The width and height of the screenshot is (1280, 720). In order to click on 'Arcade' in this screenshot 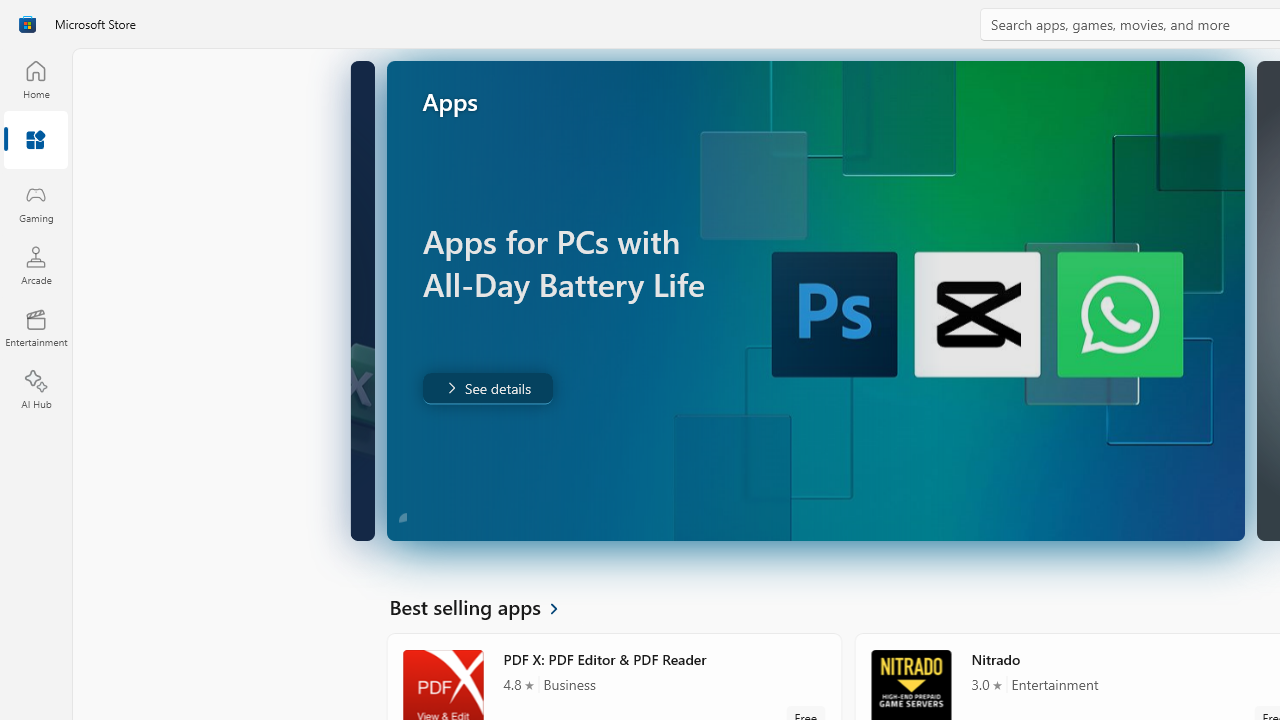, I will do `click(35, 264)`.